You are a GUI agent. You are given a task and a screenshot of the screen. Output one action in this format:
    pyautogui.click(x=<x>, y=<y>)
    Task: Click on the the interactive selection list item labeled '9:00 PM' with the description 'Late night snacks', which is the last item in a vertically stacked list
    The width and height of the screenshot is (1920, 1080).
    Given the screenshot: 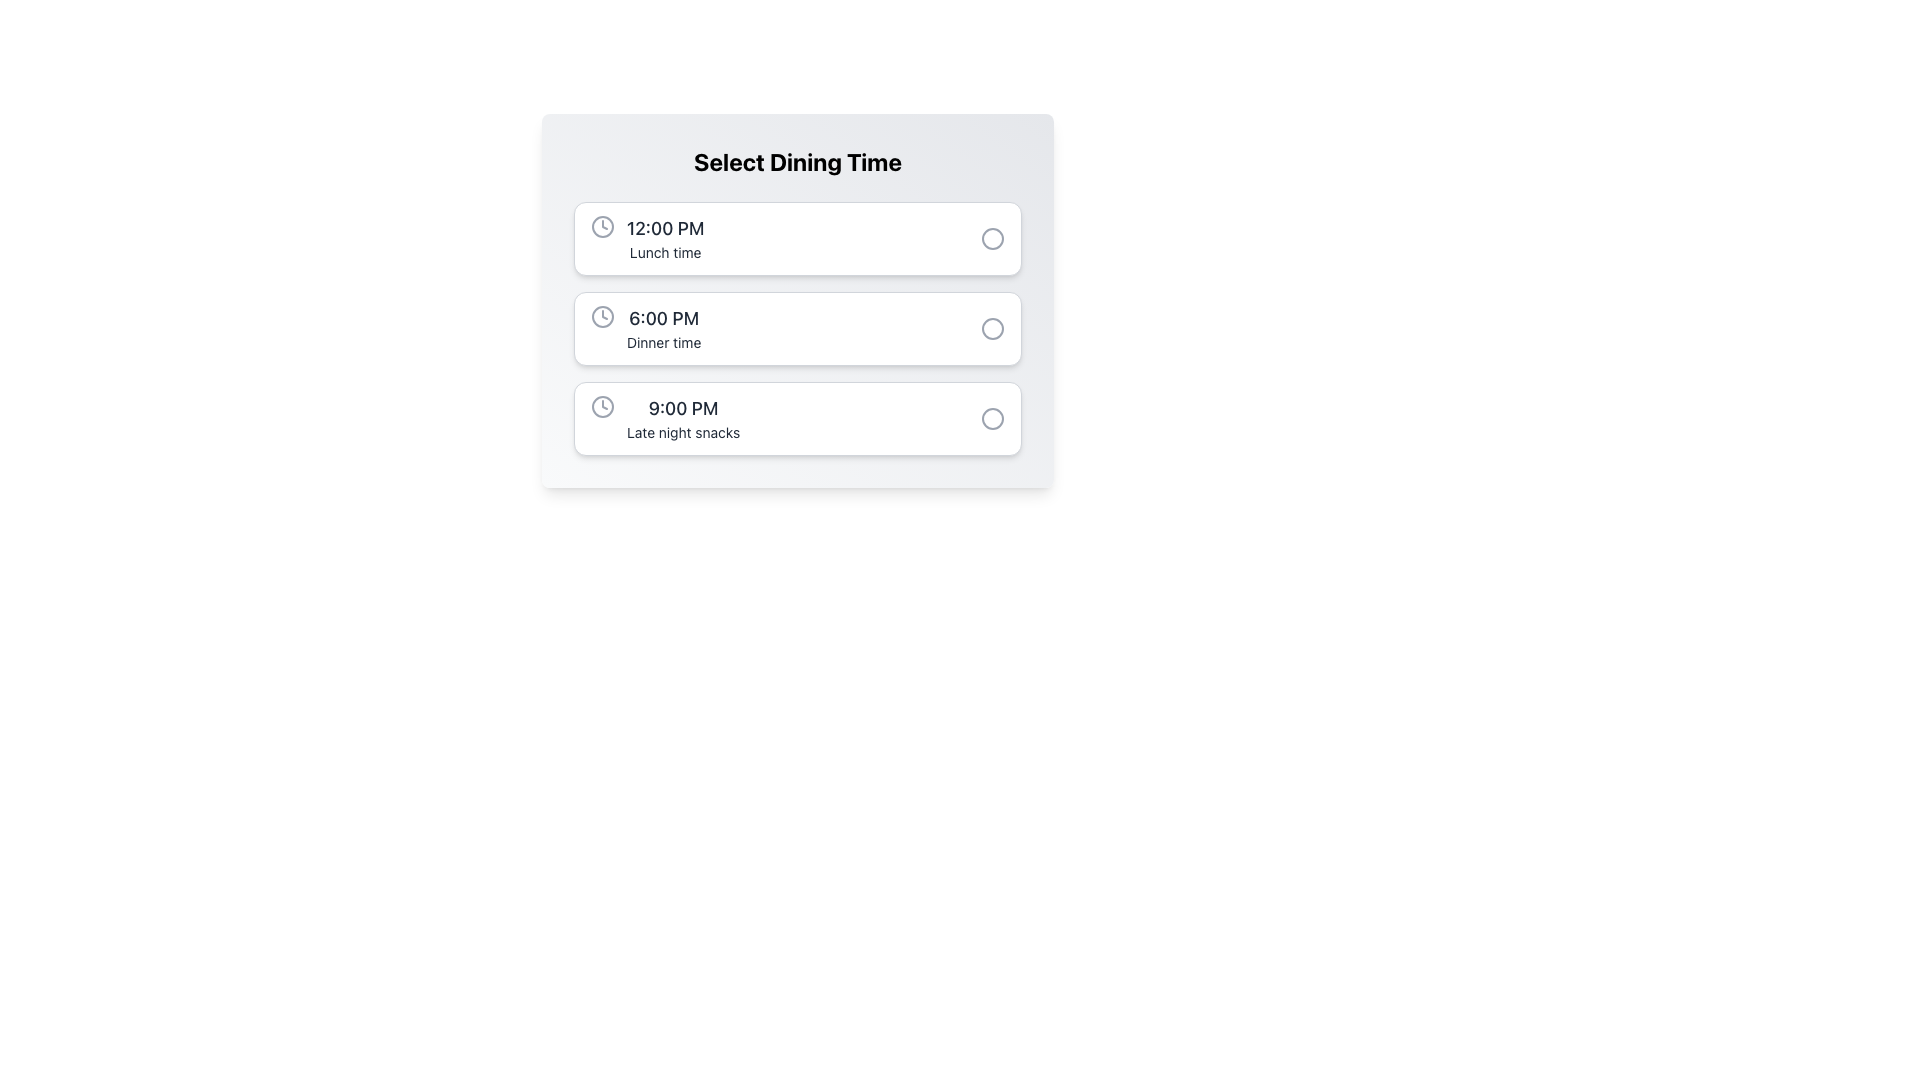 What is the action you would take?
    pyautogui.click(x=796, y=418)
    